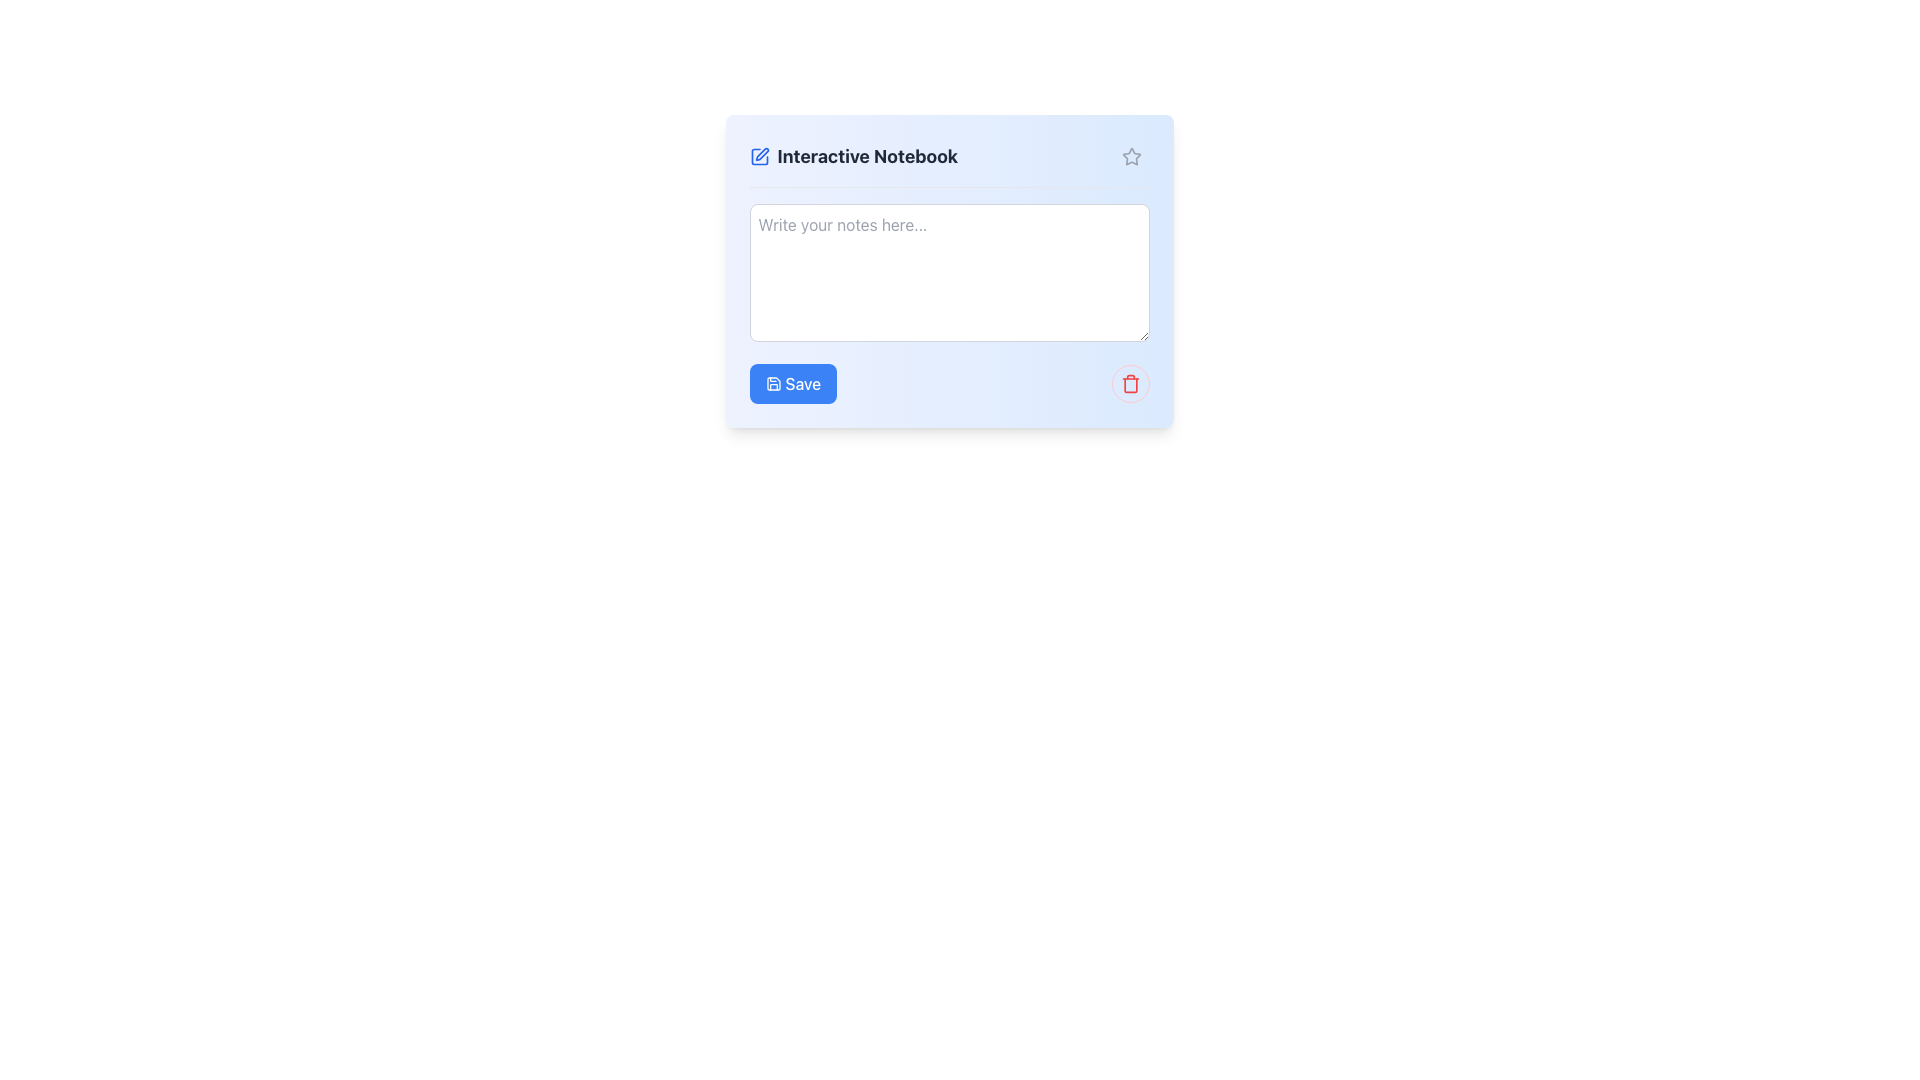  I want to click on the title or label with an icon located at the top-left of the card interface, positioned above the input and buttons, and to the left of a star icon, so click(853, 156).